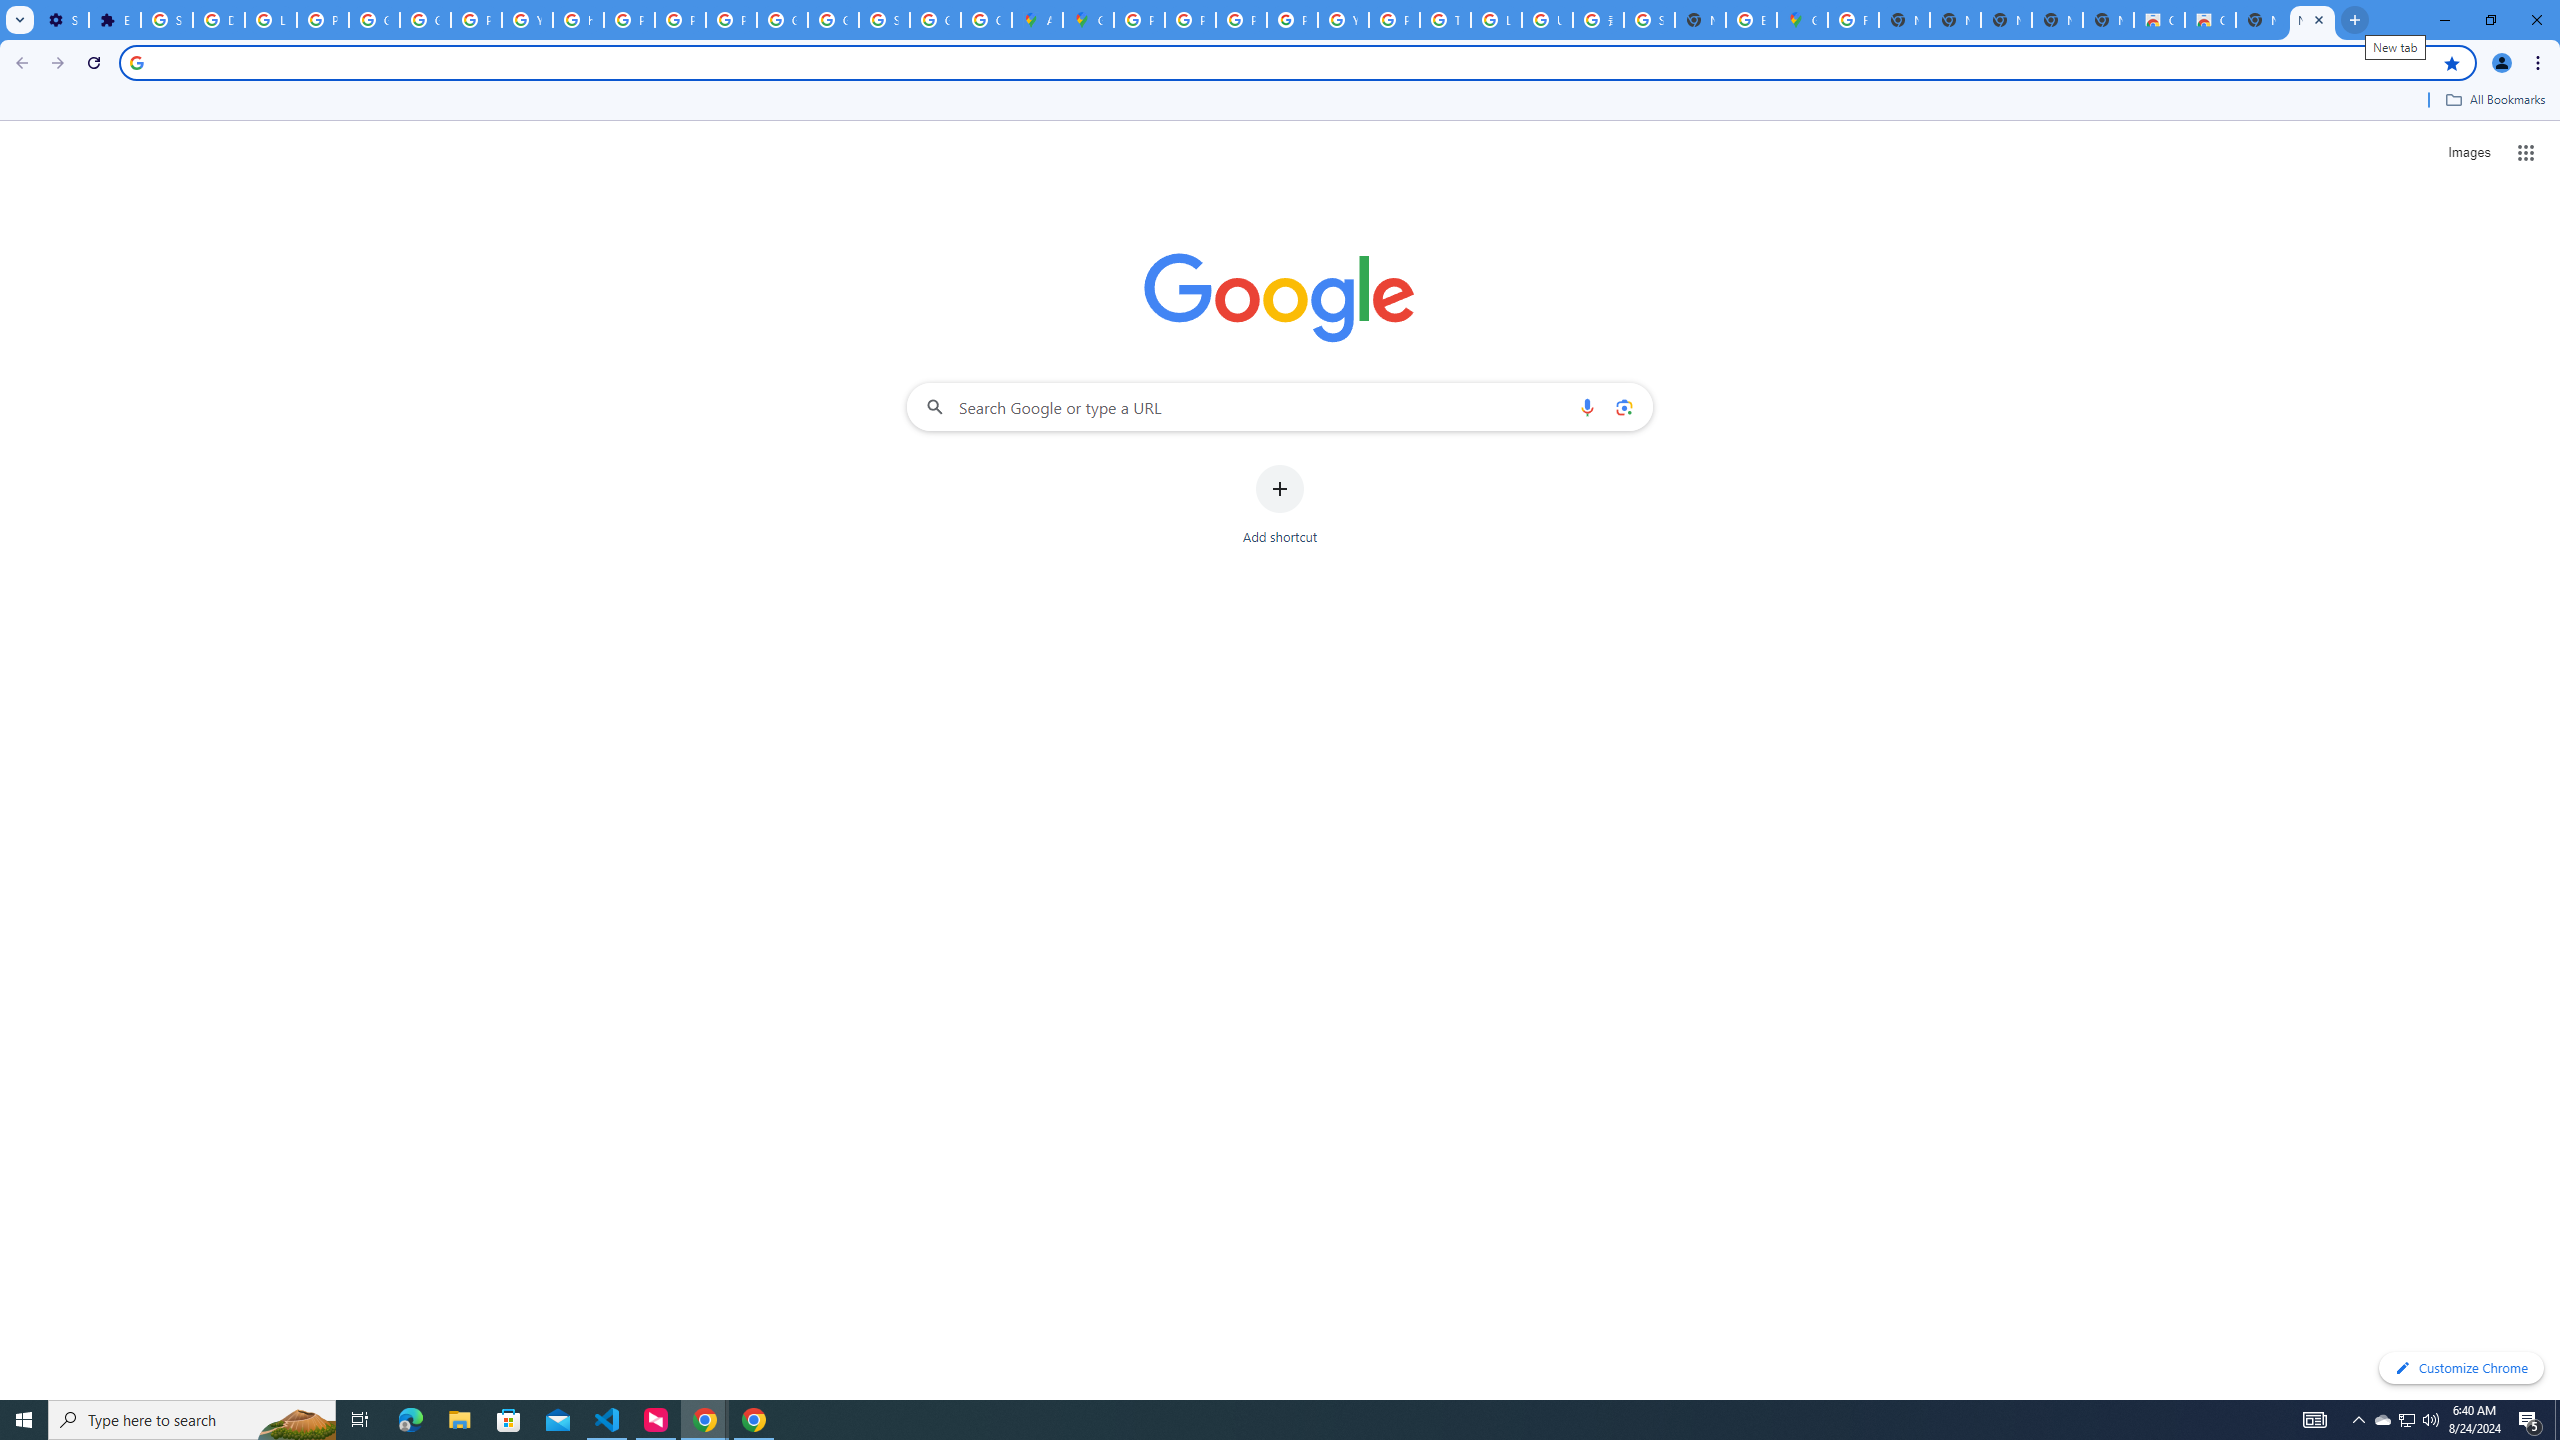  Describe the element at coordinates (1140, 19) in the screenshot. I see `'Policy Accountability and Transparency - Transparency Center'` at that location.